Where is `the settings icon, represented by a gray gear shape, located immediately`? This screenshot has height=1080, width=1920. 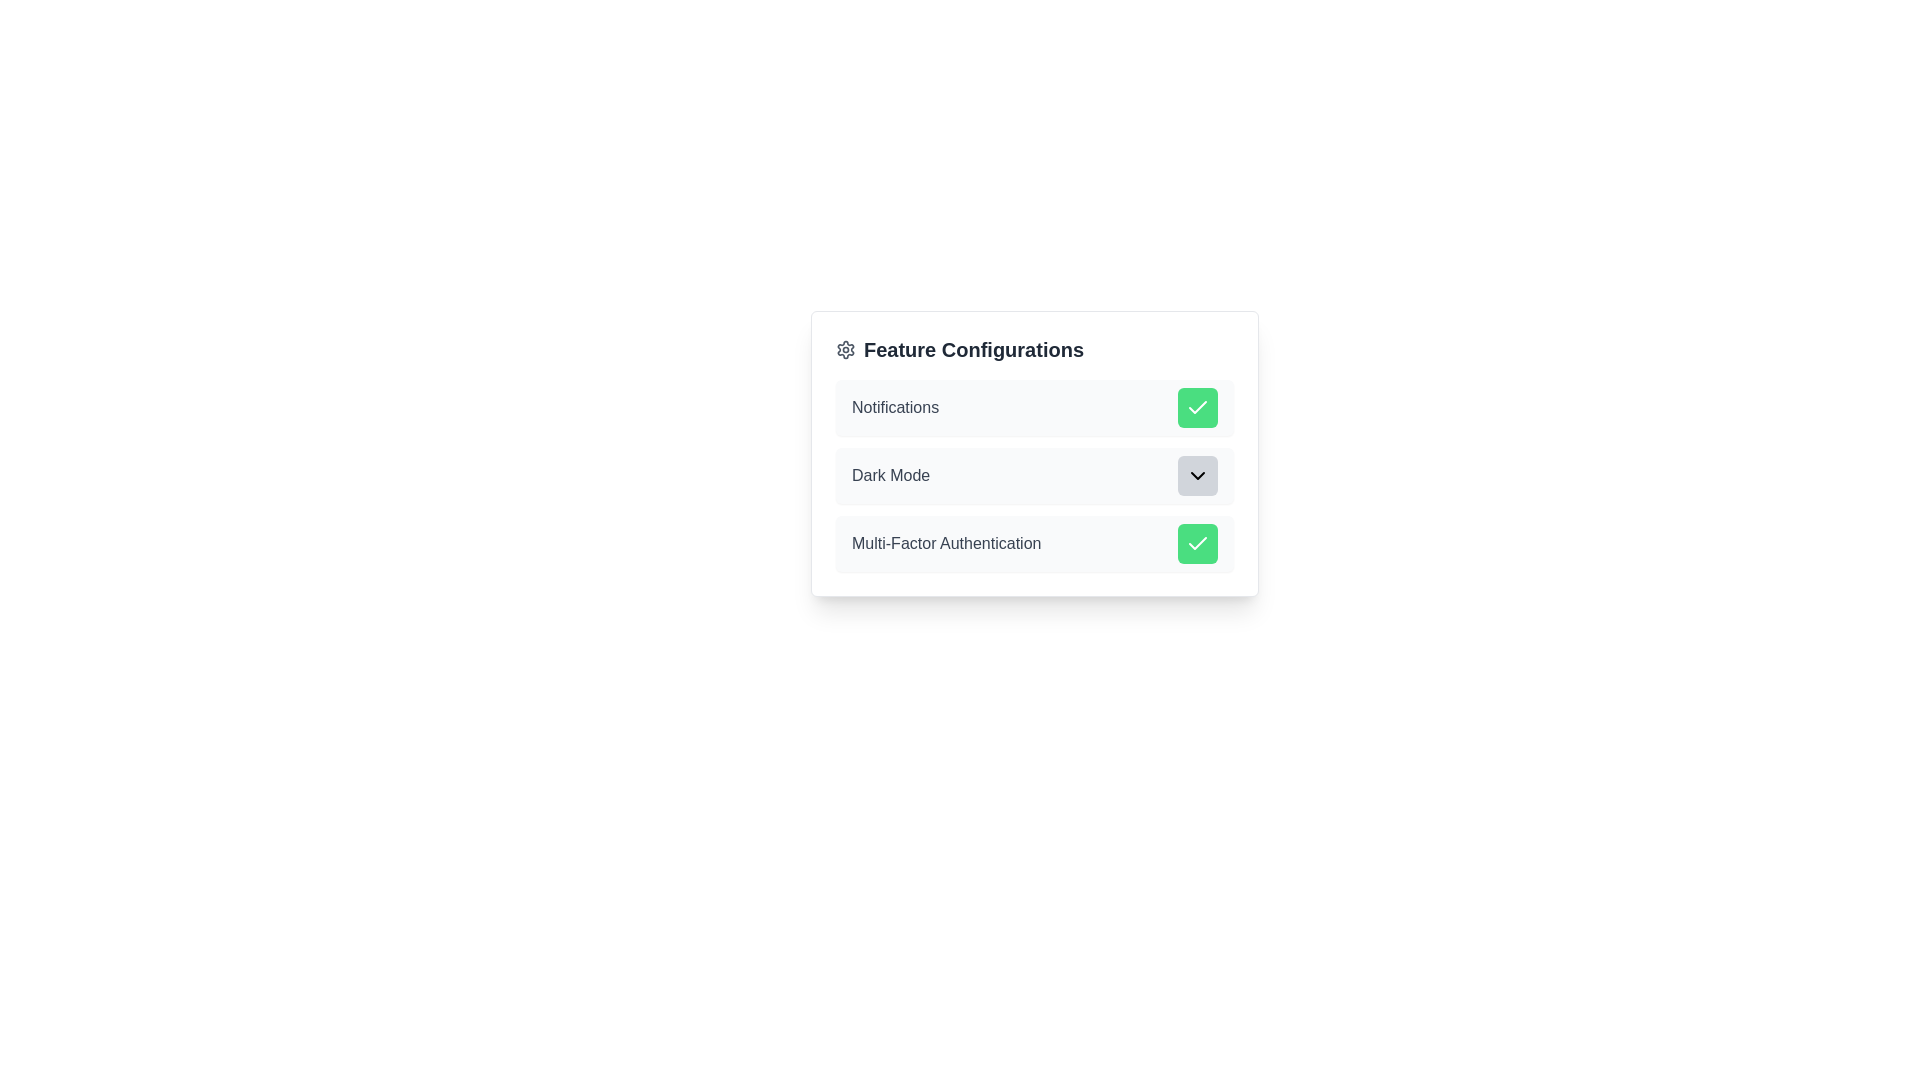 the settings icon, represented by a gray gear shape, located immediately is located at coordinates (845, 349).